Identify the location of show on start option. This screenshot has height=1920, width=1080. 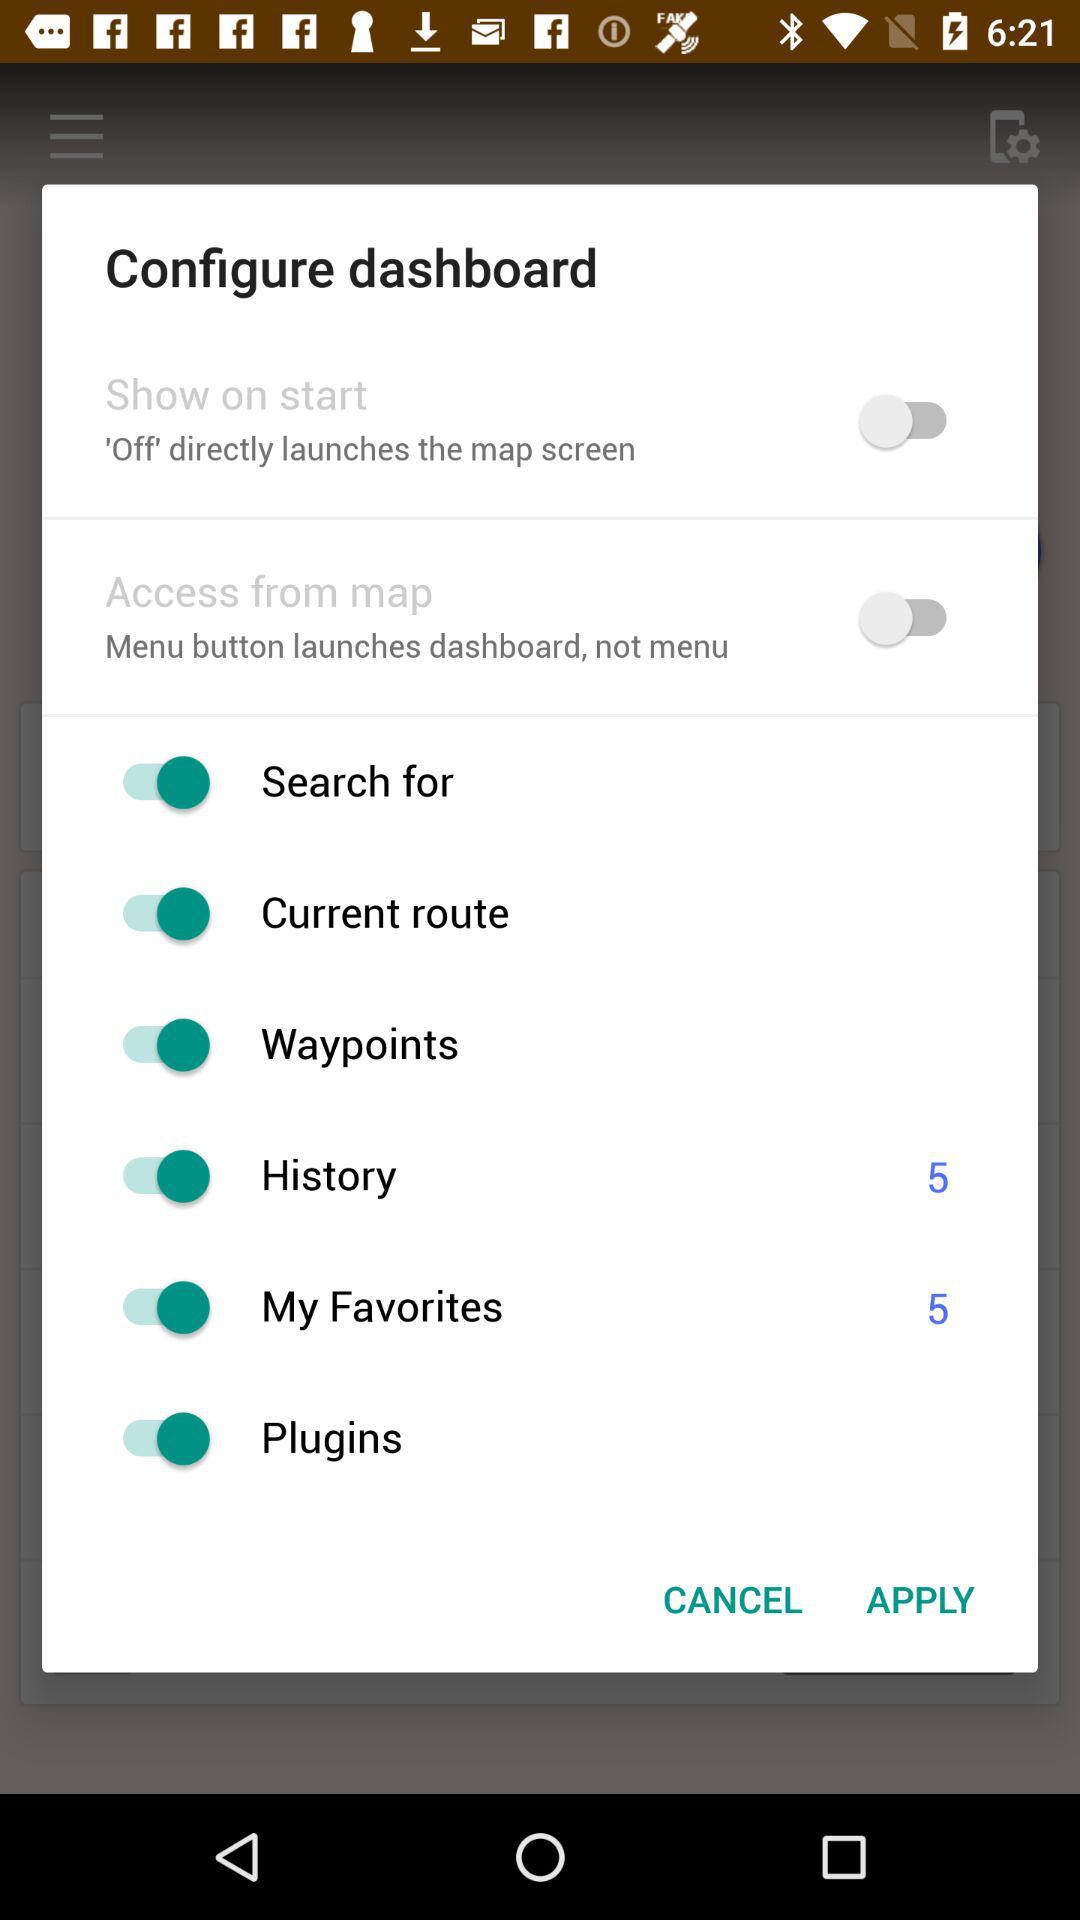
(912, 420).